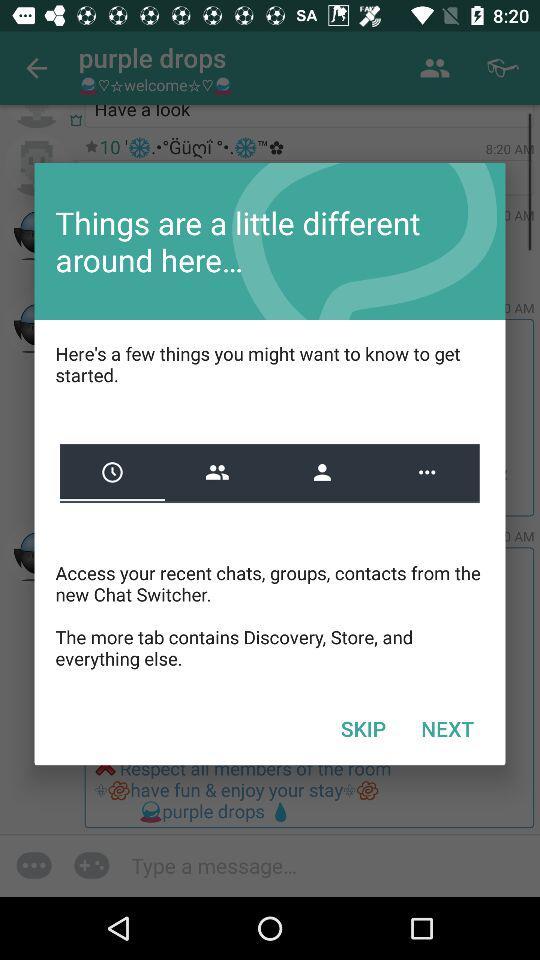 This screenshot has width=540, height=960. What do you see at coordinates (447, 727) in the screenshot?
I see `the next` at bounding box center [447, 727].